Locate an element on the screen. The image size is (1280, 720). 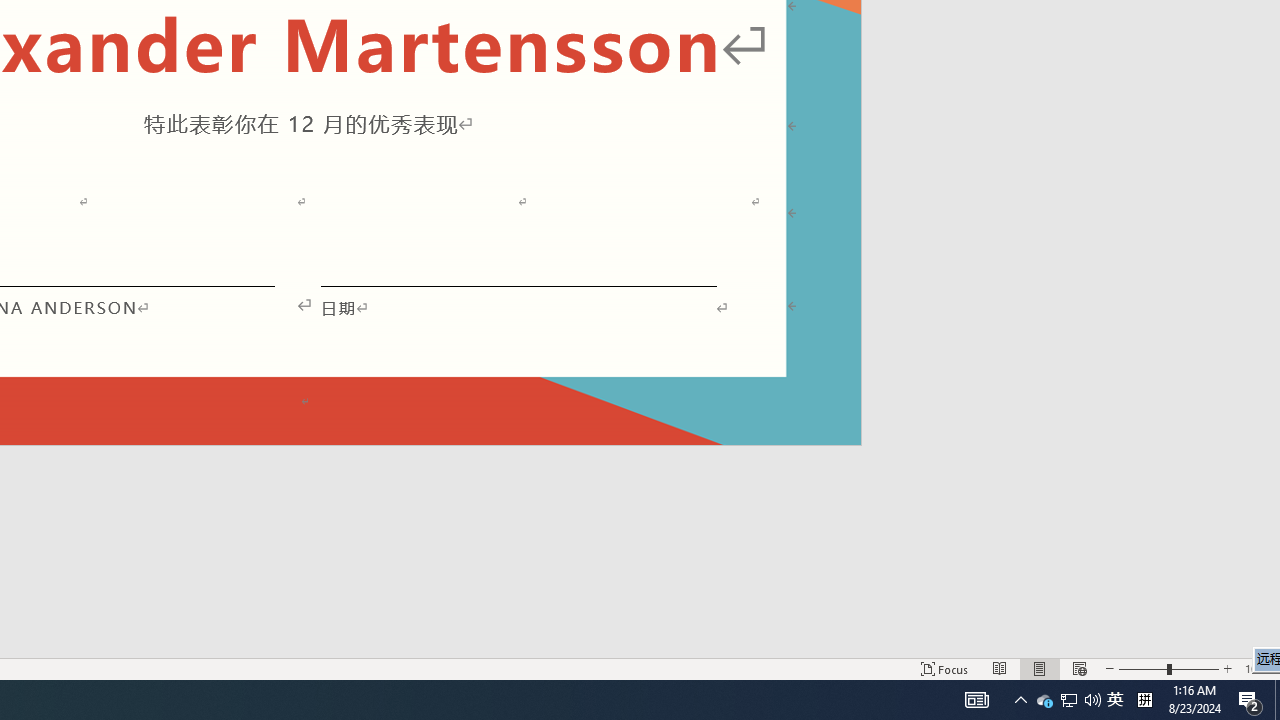
'User Promoted Notification Area' is located at coordinates (1044, 698).